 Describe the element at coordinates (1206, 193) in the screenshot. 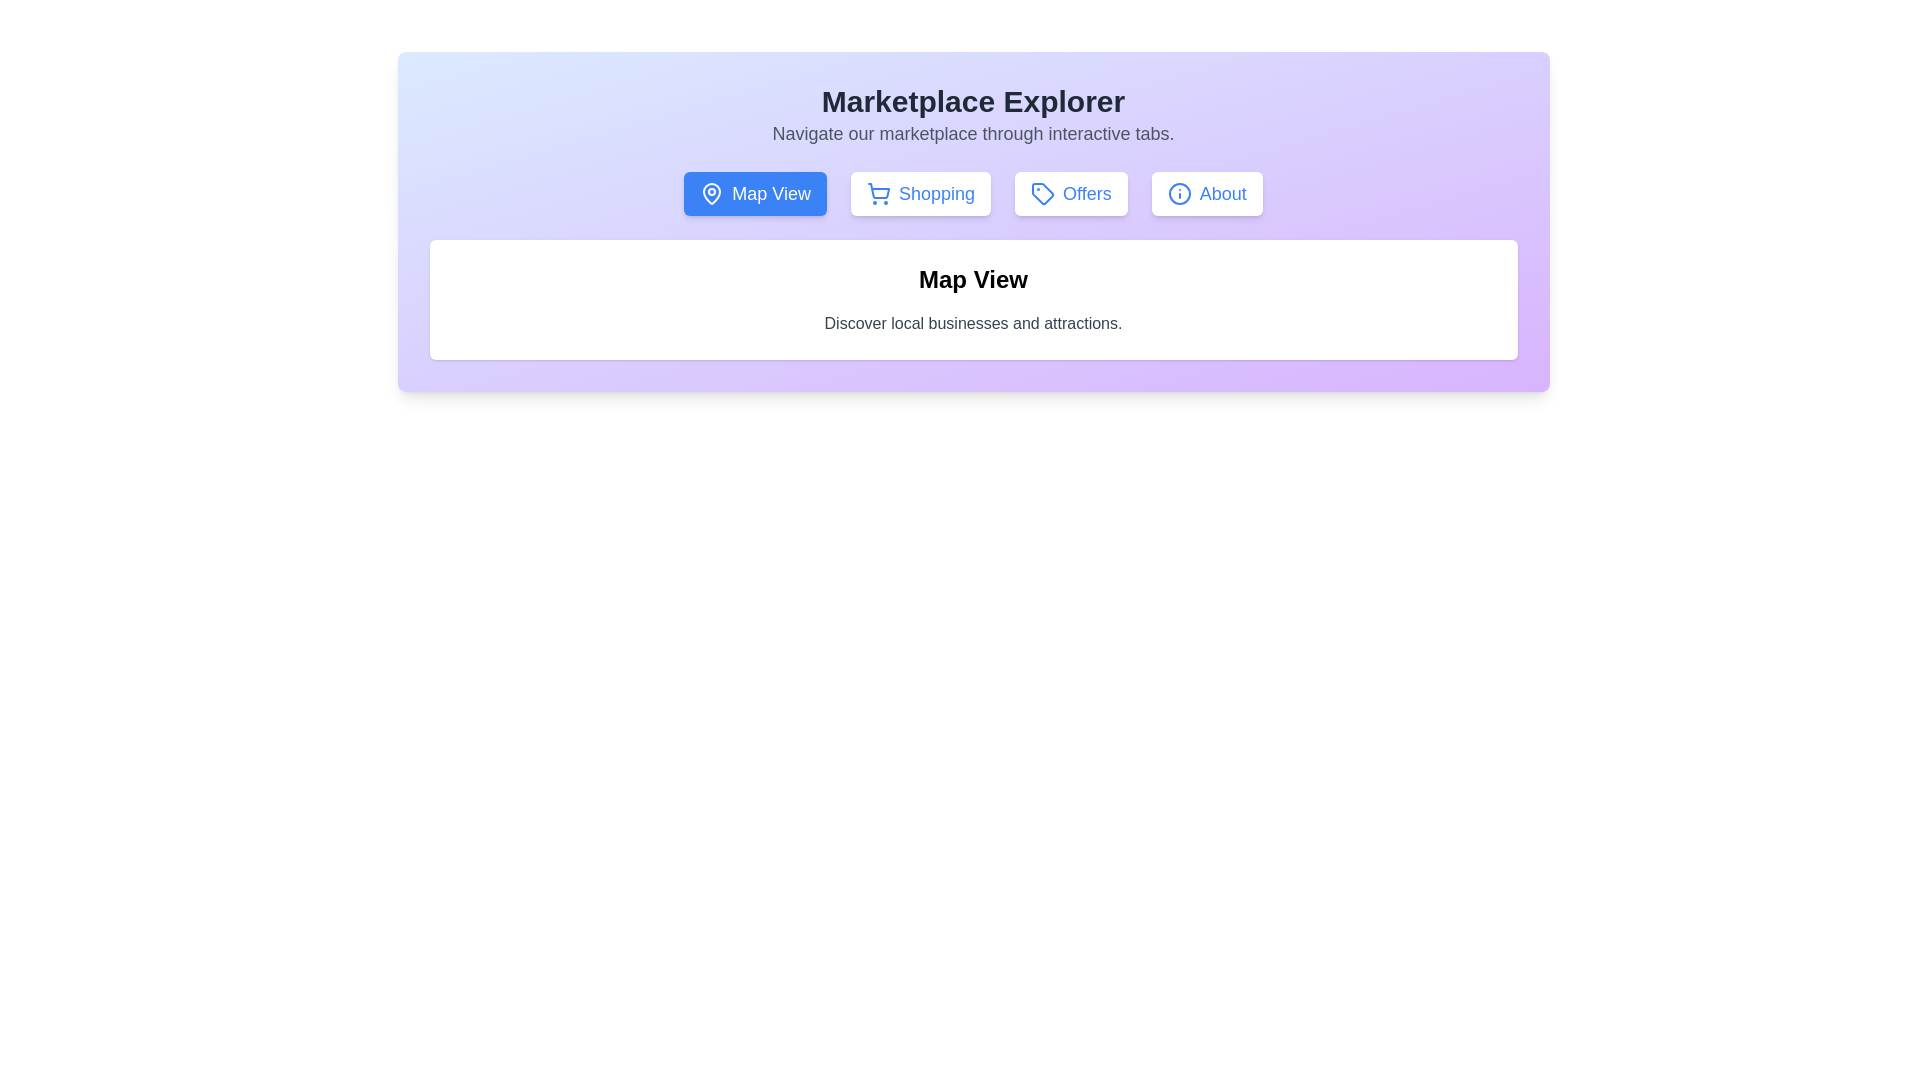

I see `the tab labeled About to view its content` at that location.